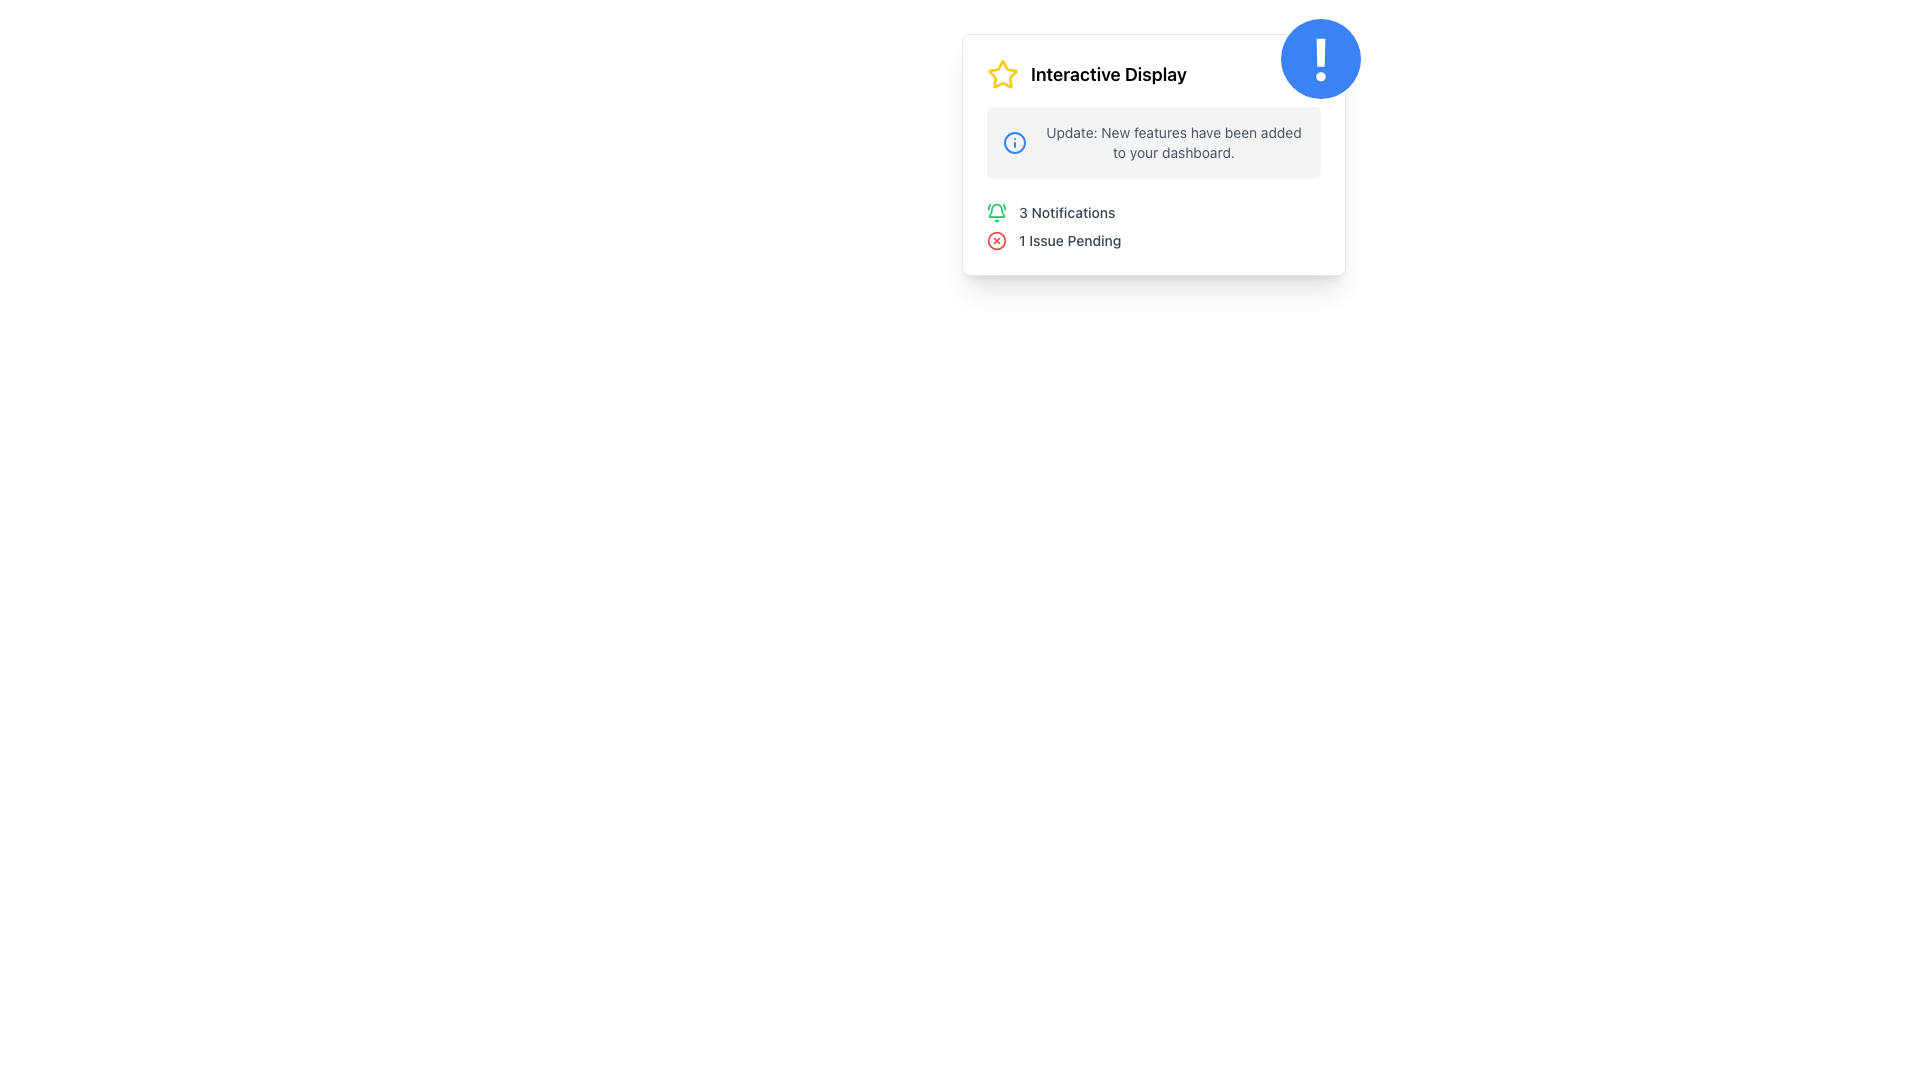  Describe the element at coordinates (1014, 141) in the screenshot. I see `the circle element that visually defines the boundary of the informational icon, located at the top-right corner of the card component` at that location.